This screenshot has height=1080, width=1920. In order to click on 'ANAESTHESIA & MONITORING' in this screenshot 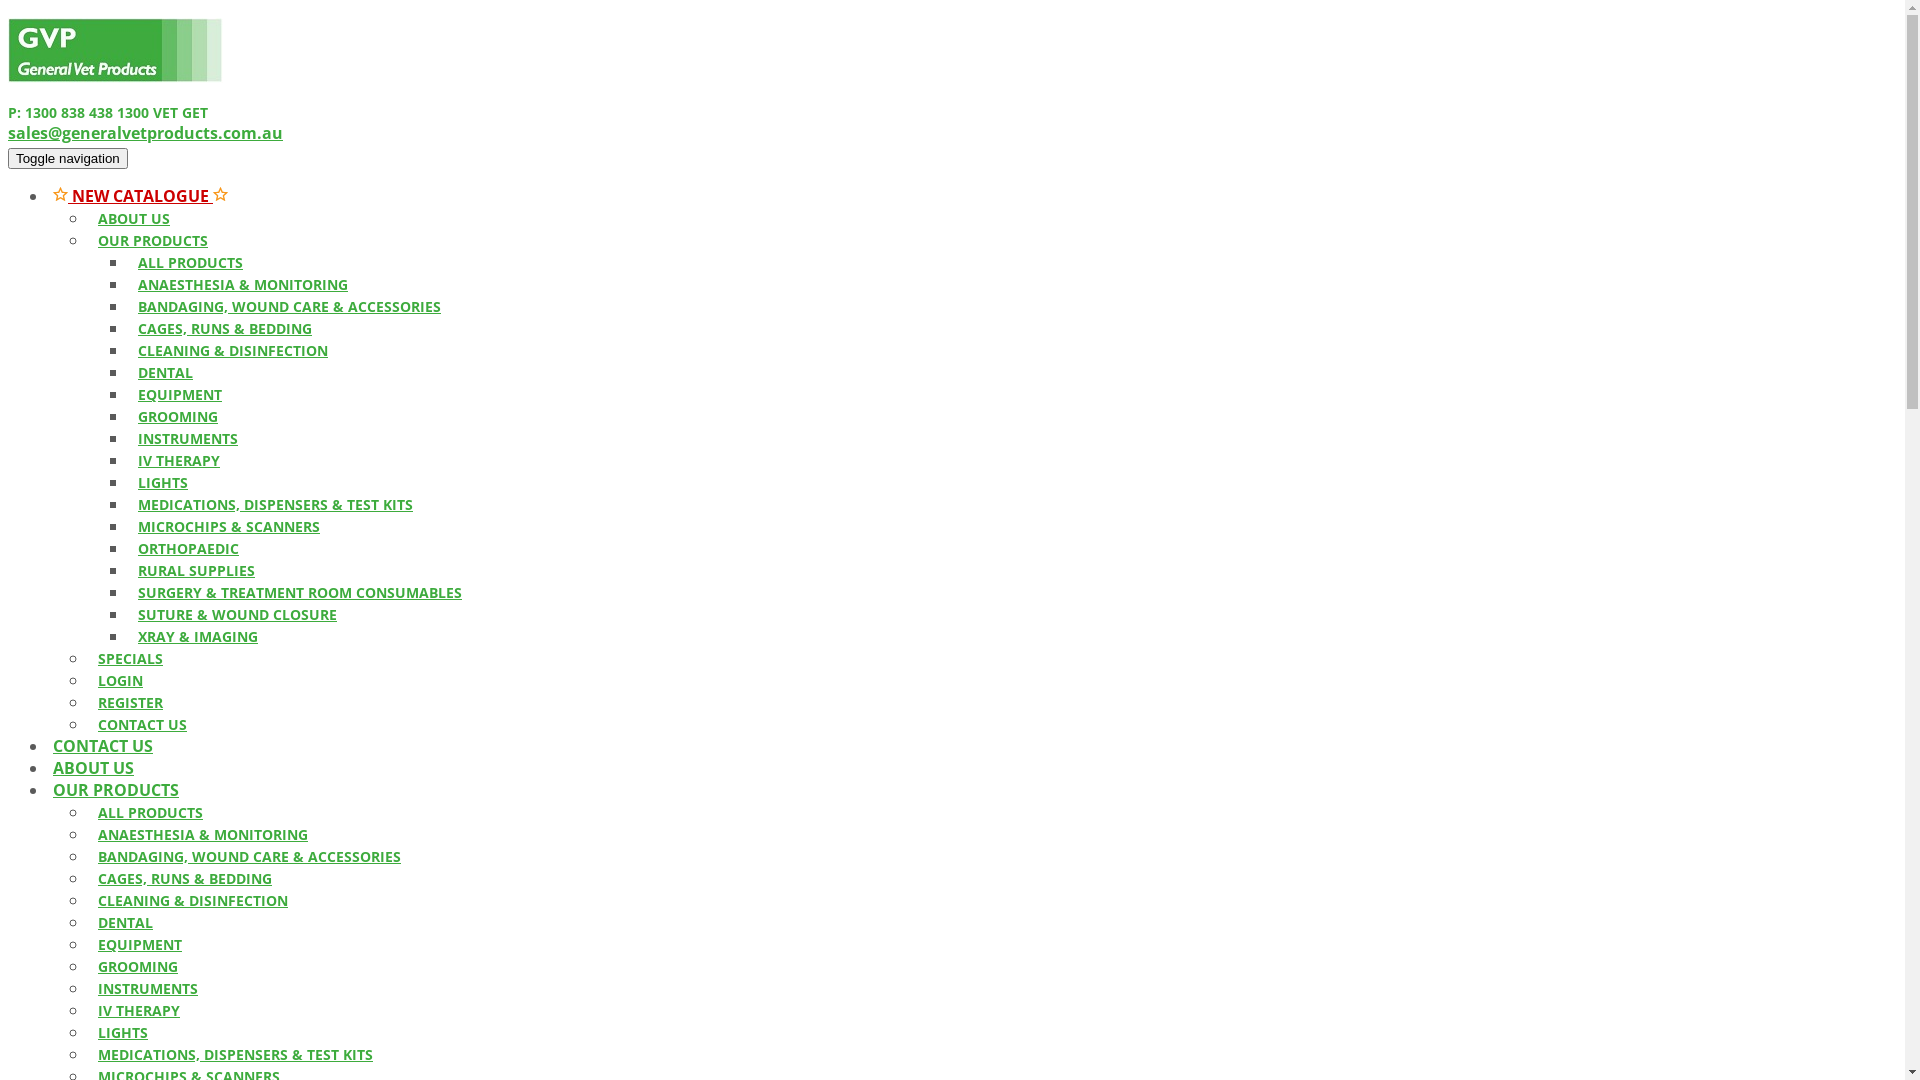, I will do `click(202, 834)`.